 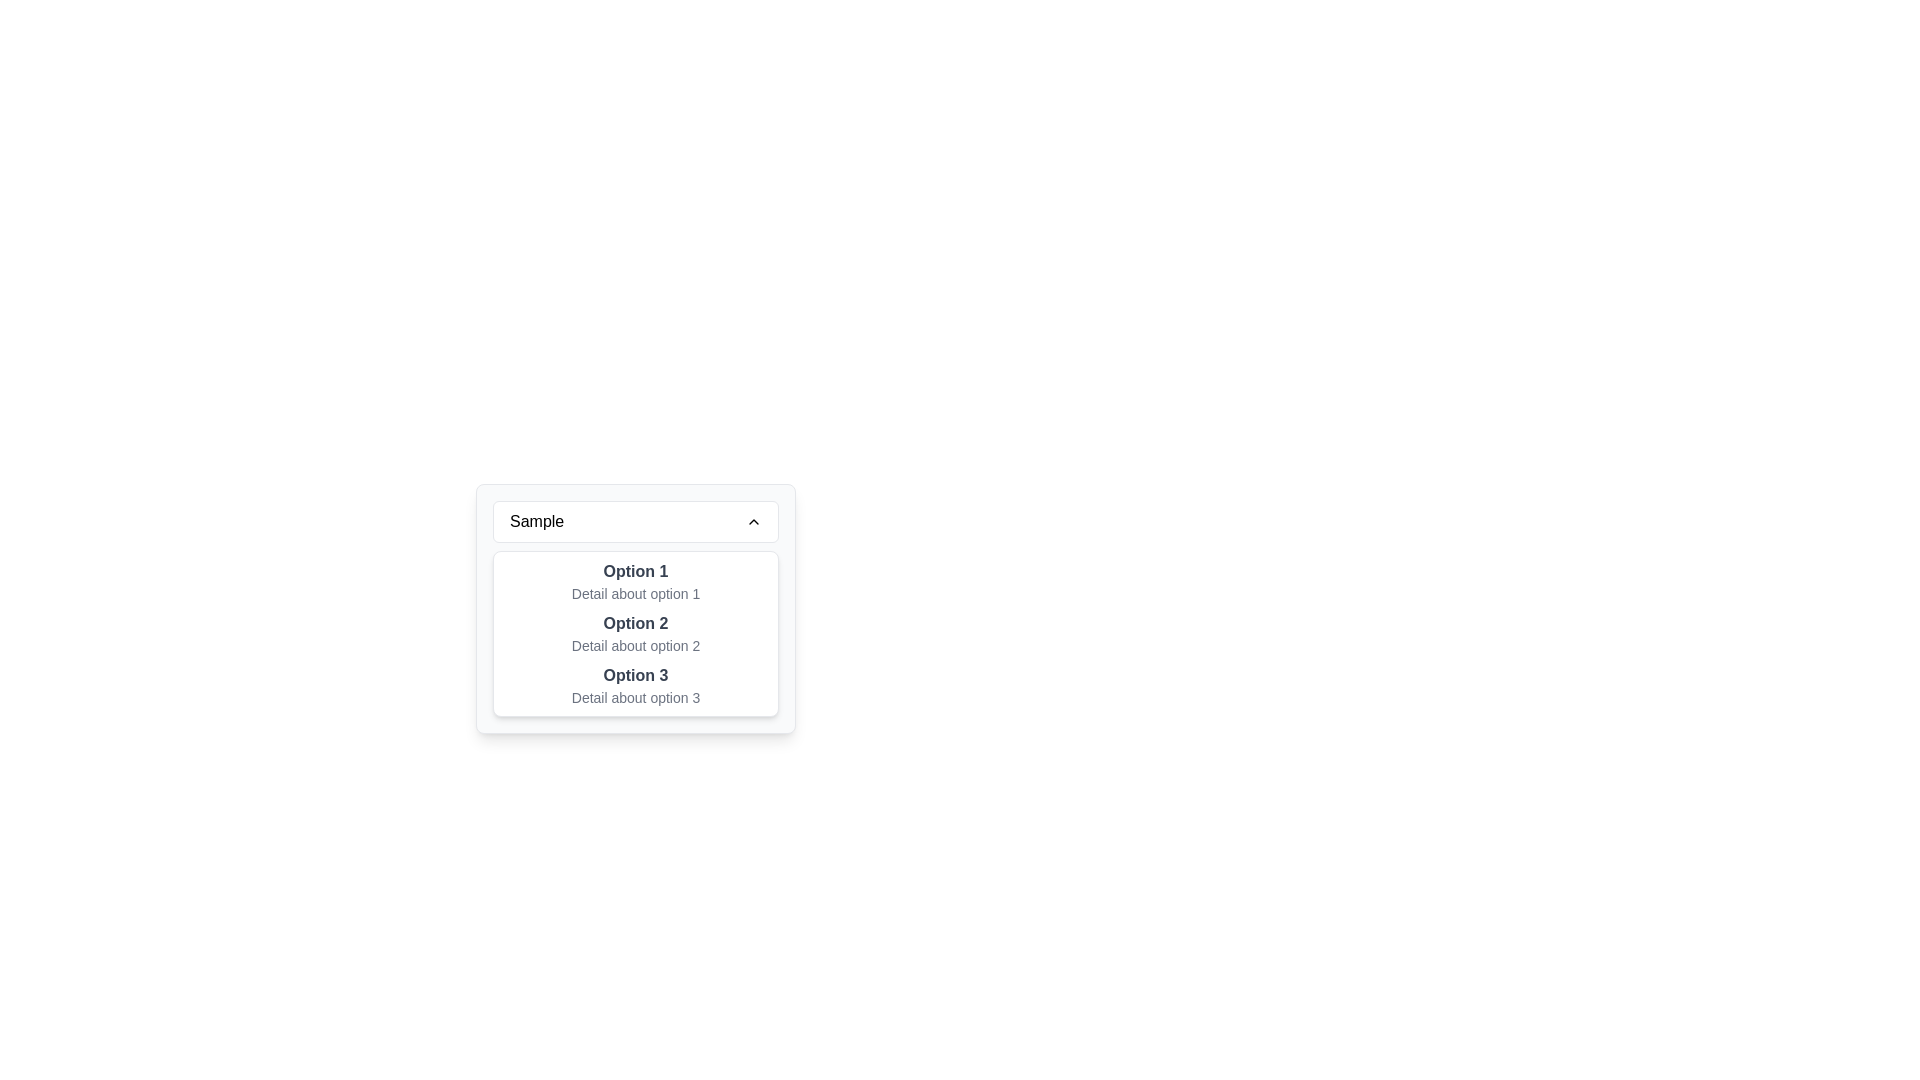 I want to click on the 'Option 3' text label, which is bold and dark gray, so click(x=634, y=675).